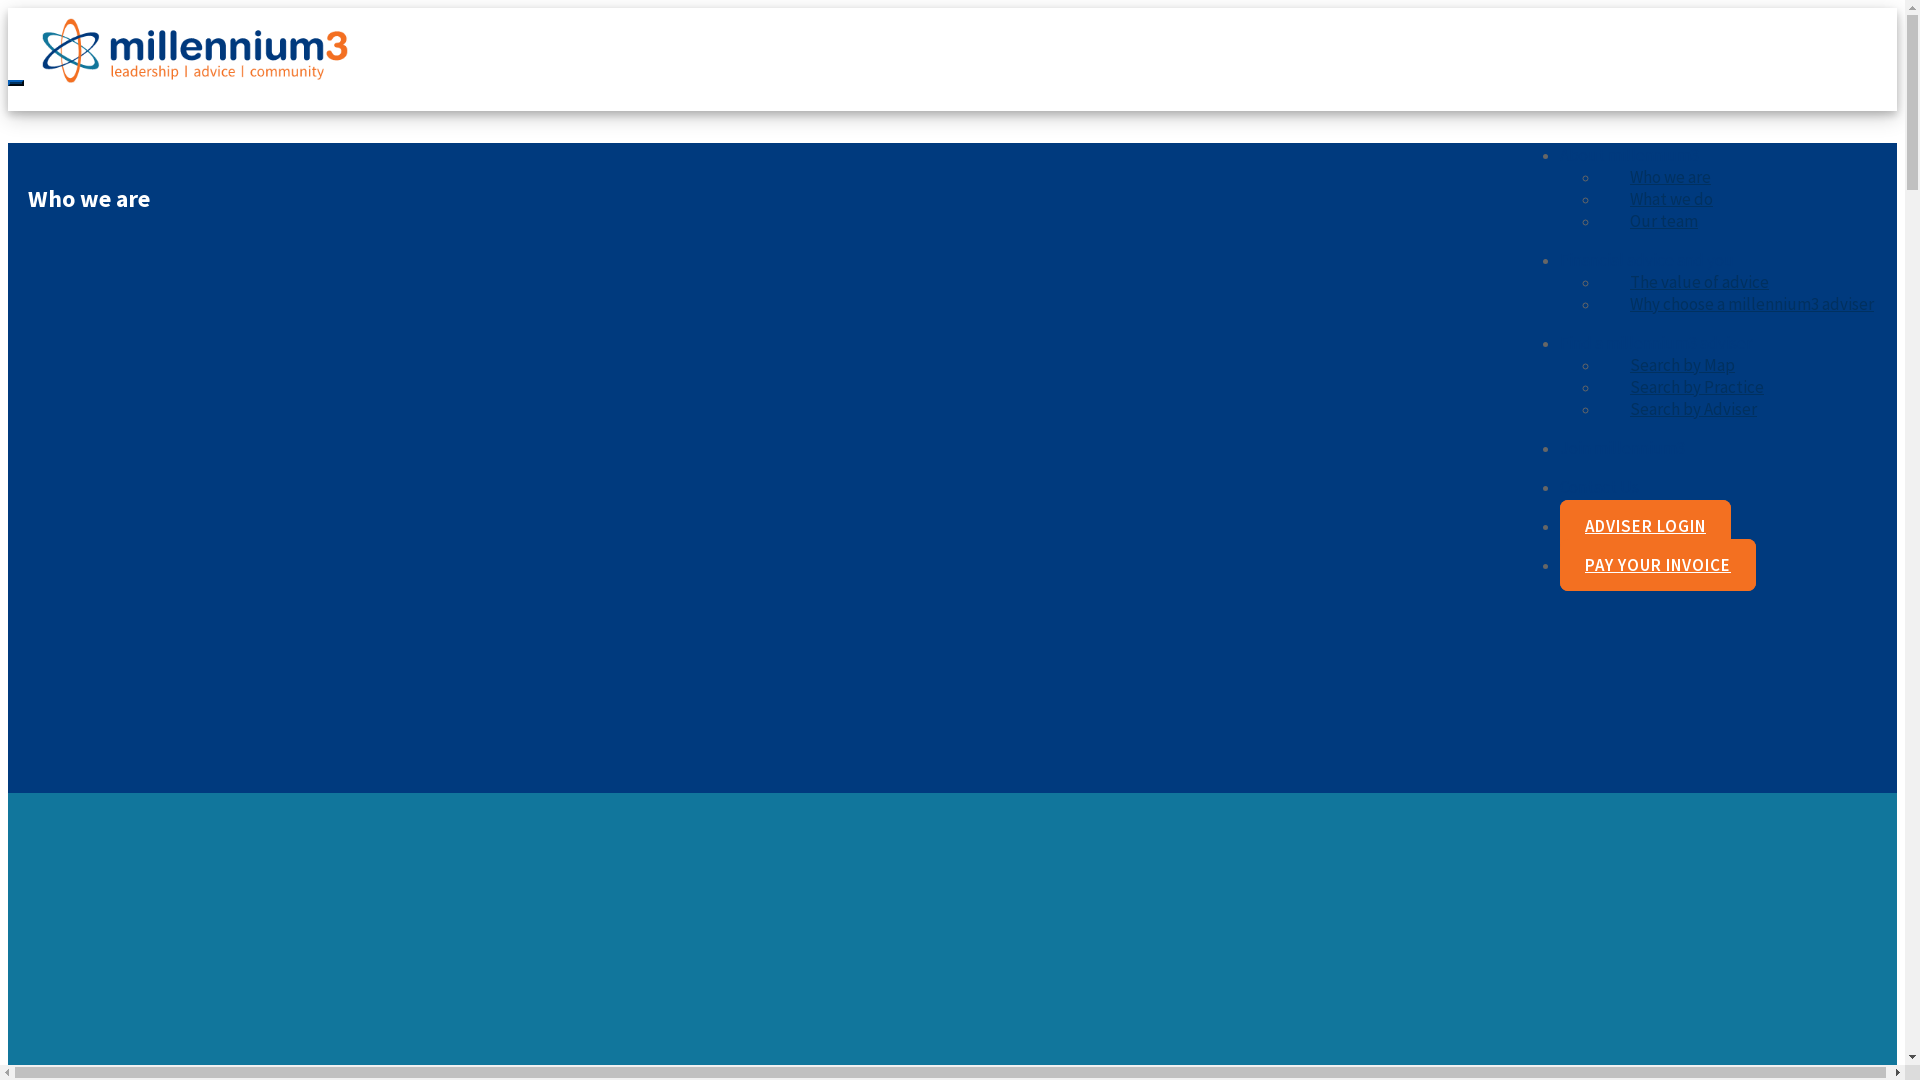 The height and width of the screenshot is (1080, 1920). I want to click on 'ADVISER LOGIN', so click(1645, 524).